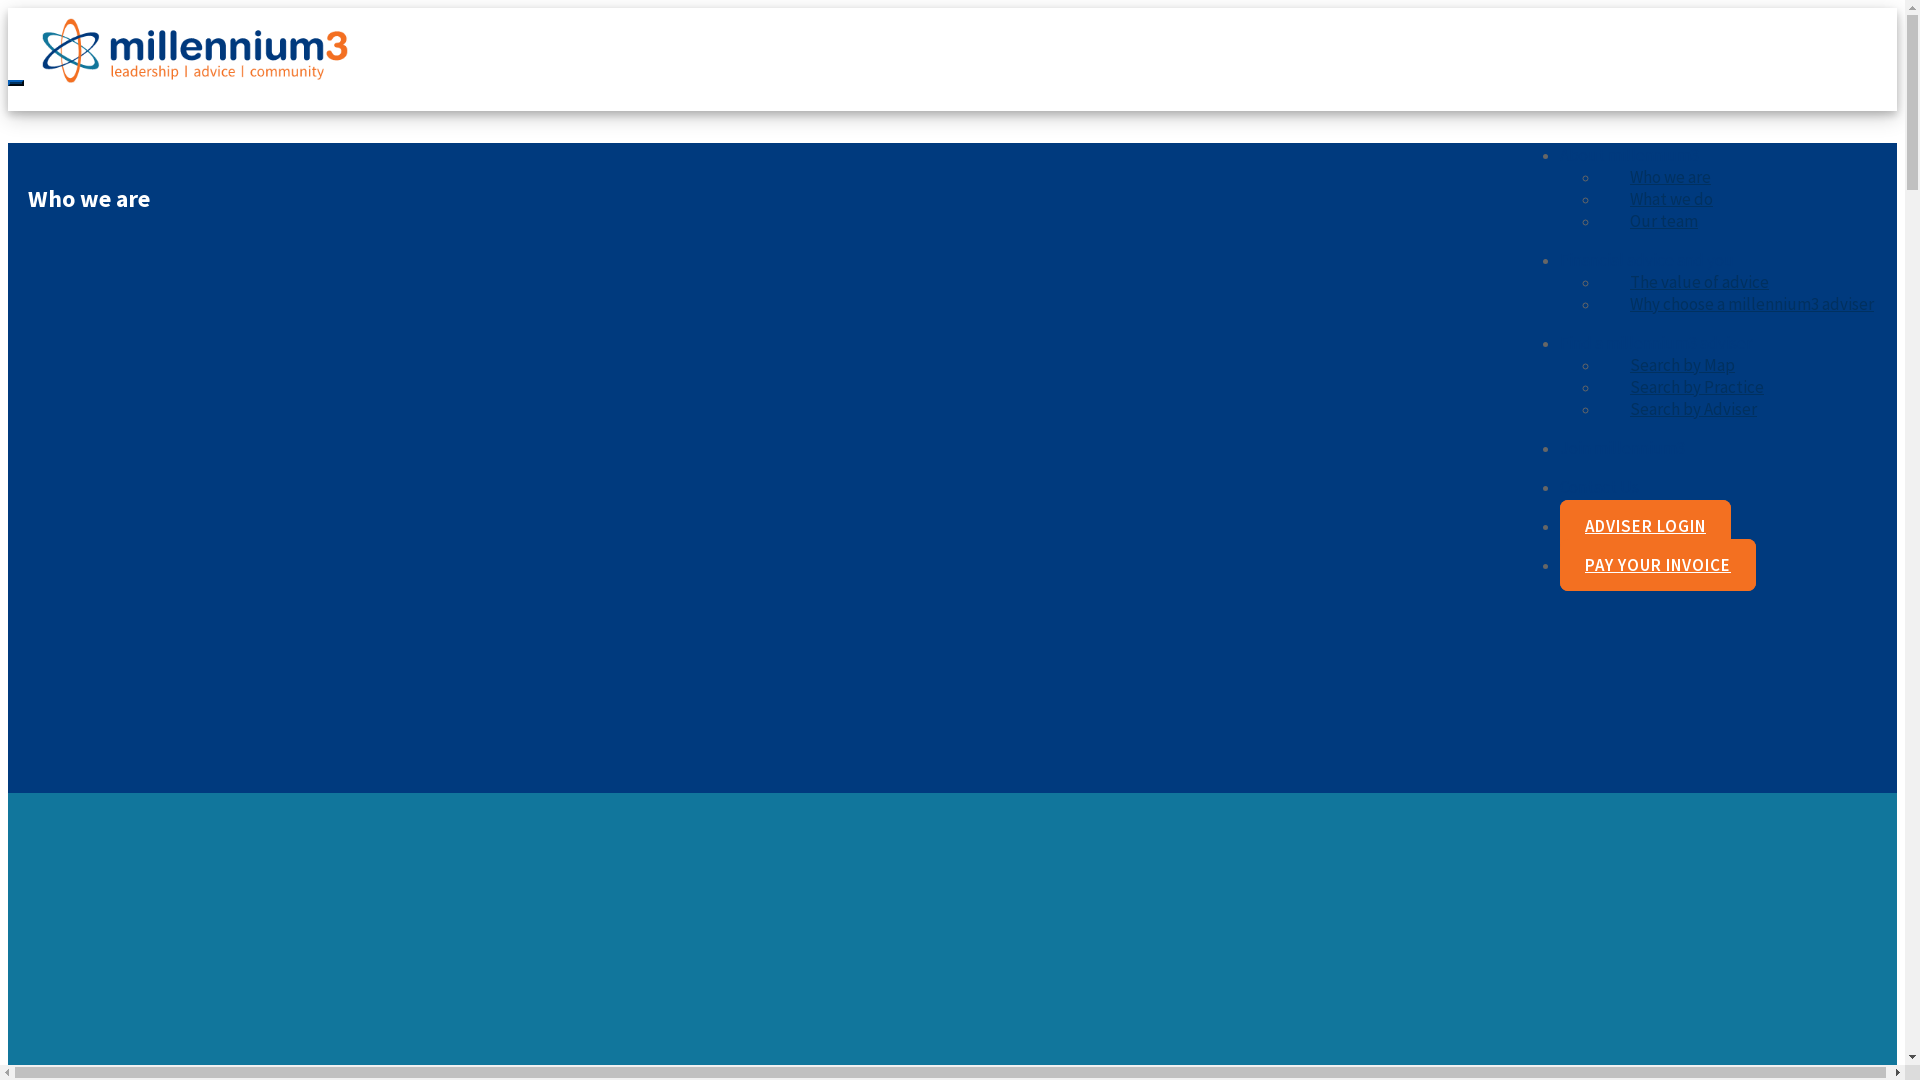 The height and width of the screenshot is (1080, 1920). I want to click on 'ADVISER LOGIN', so click(1645, 524).